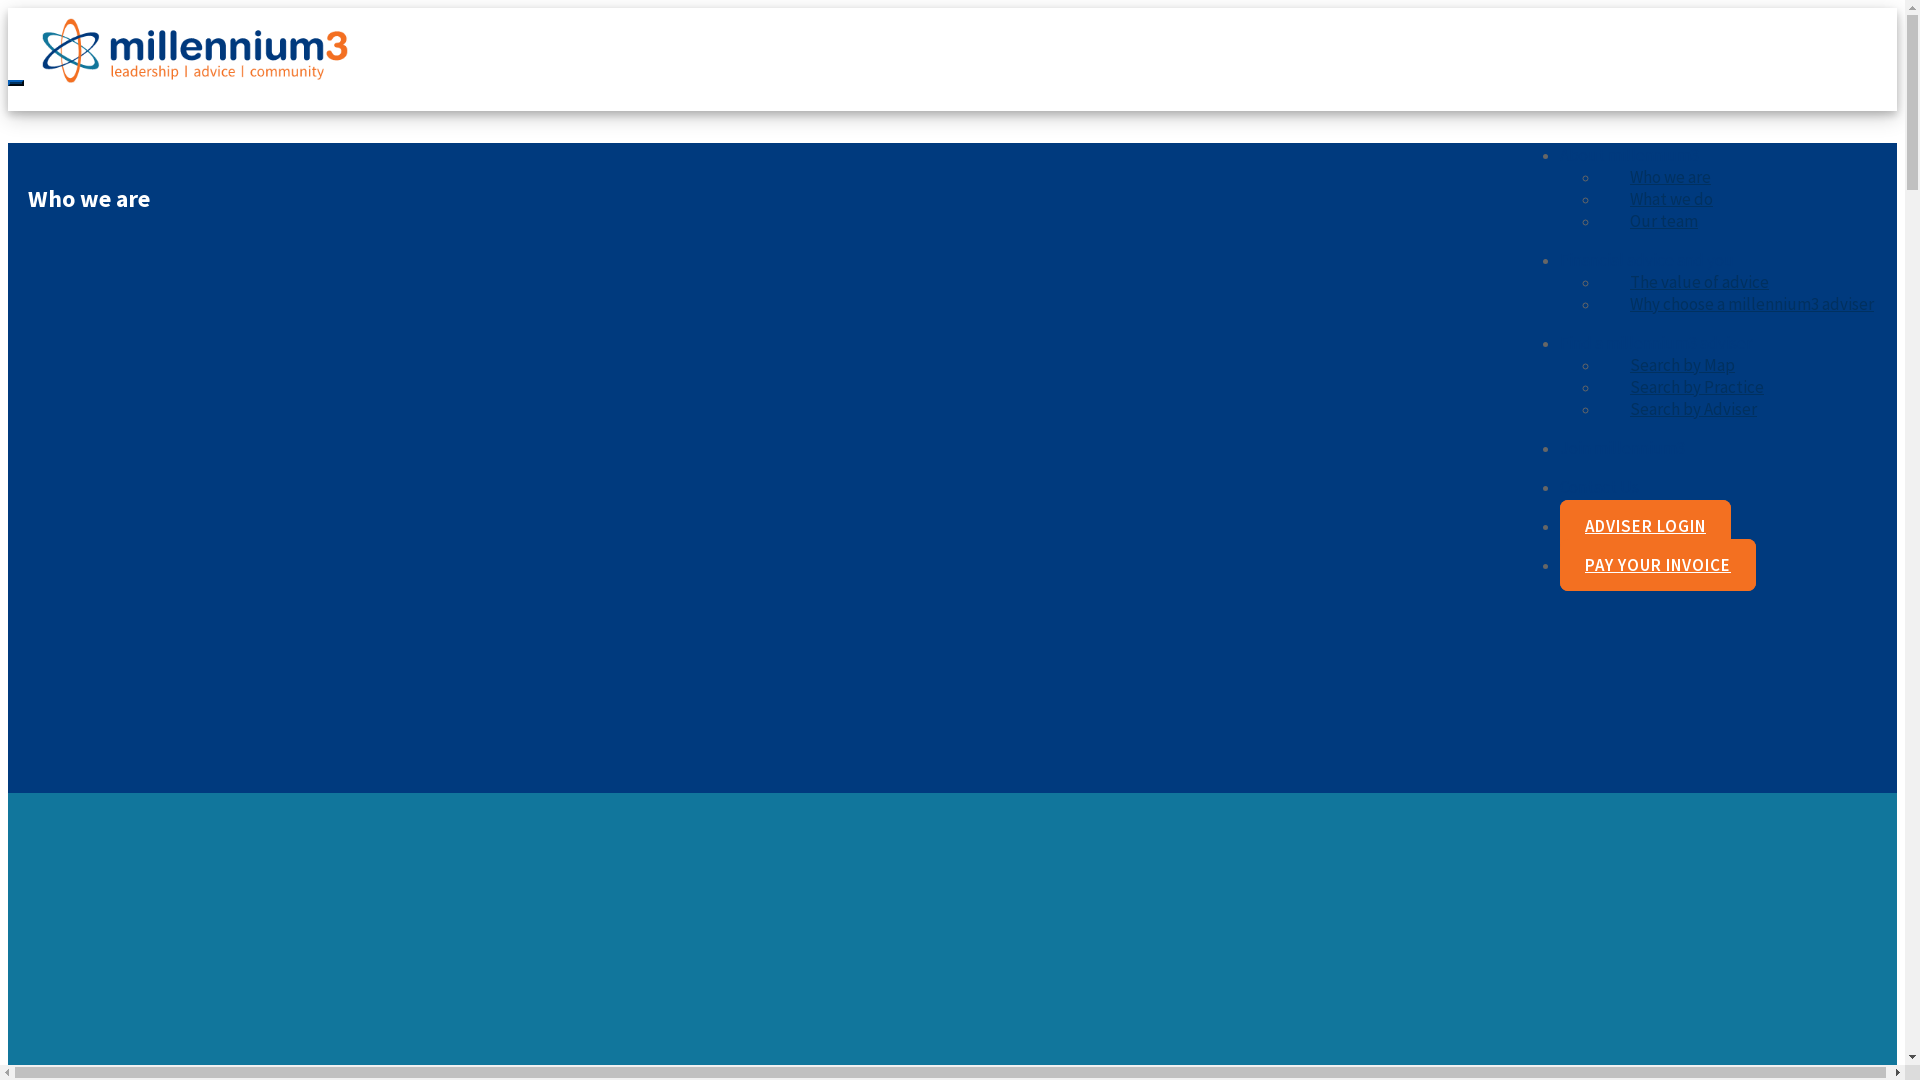 The height and width of the screenshot is (1080, 1920). I want to click on 'ADVISER LOGIN', so click(1645, 524).